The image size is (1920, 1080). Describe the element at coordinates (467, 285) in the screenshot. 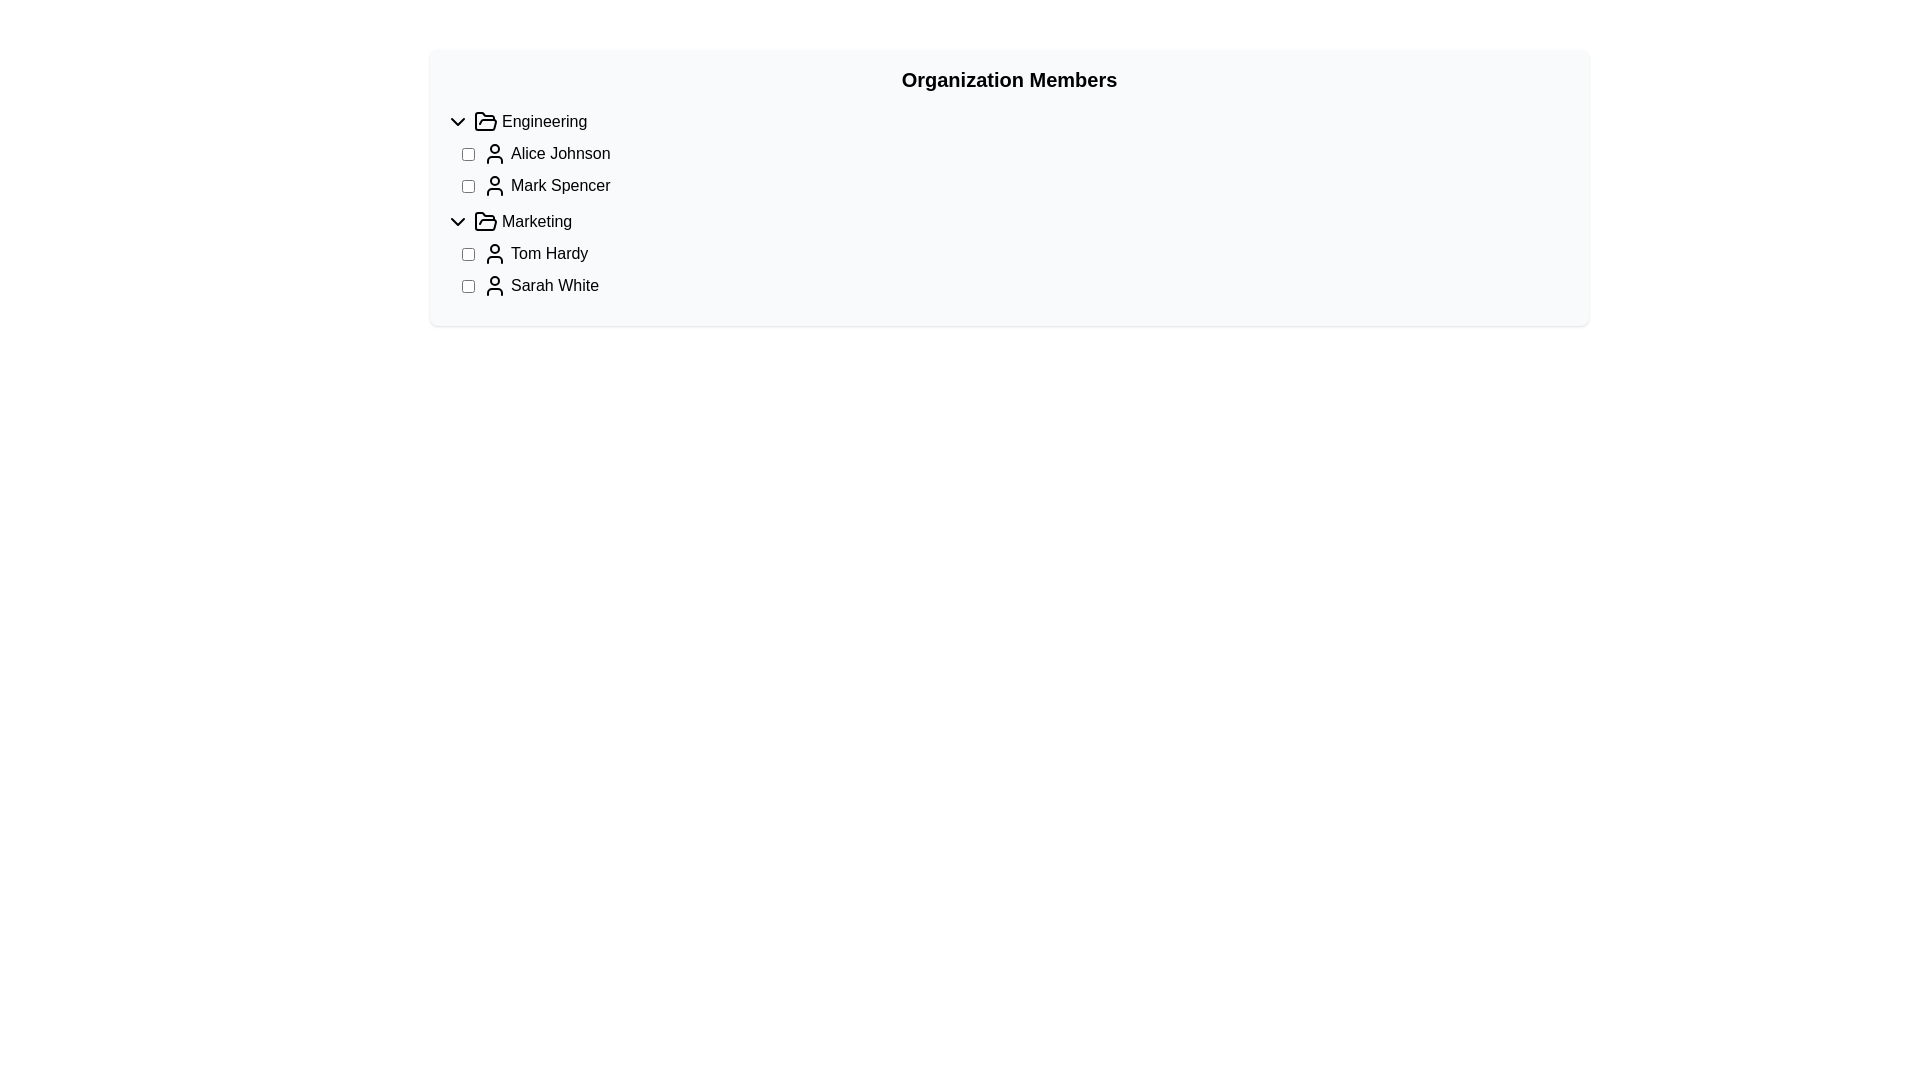

I see `the rectangular checkbox positioned to the left of the avatar icon and text for 'Sarah White'` at that location.